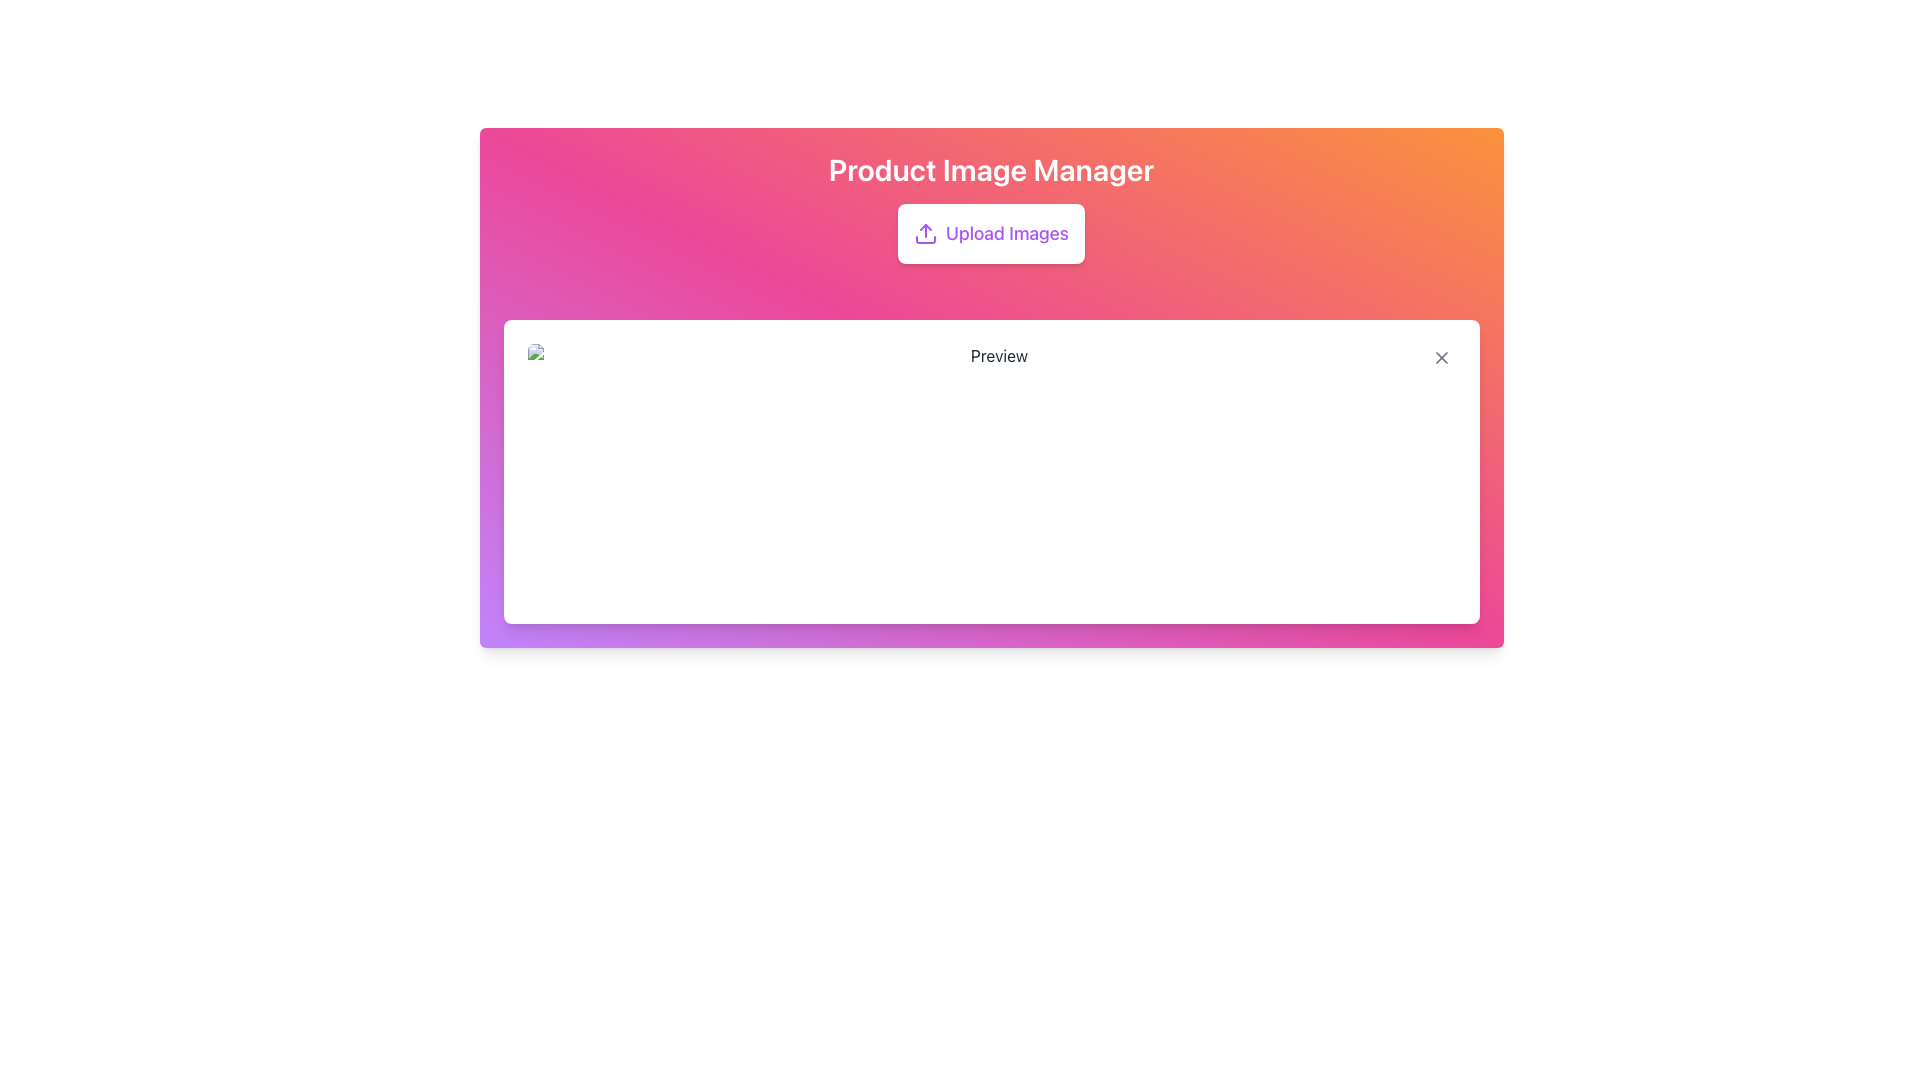 This screenshot has height=1080, width=1920. What do you see at coordinates (1441, 357) in the screenshot?
I see `the Close icon located at the top-right corner of the preview box to observe possible visual feedback` at bounding box center [1441, 357].